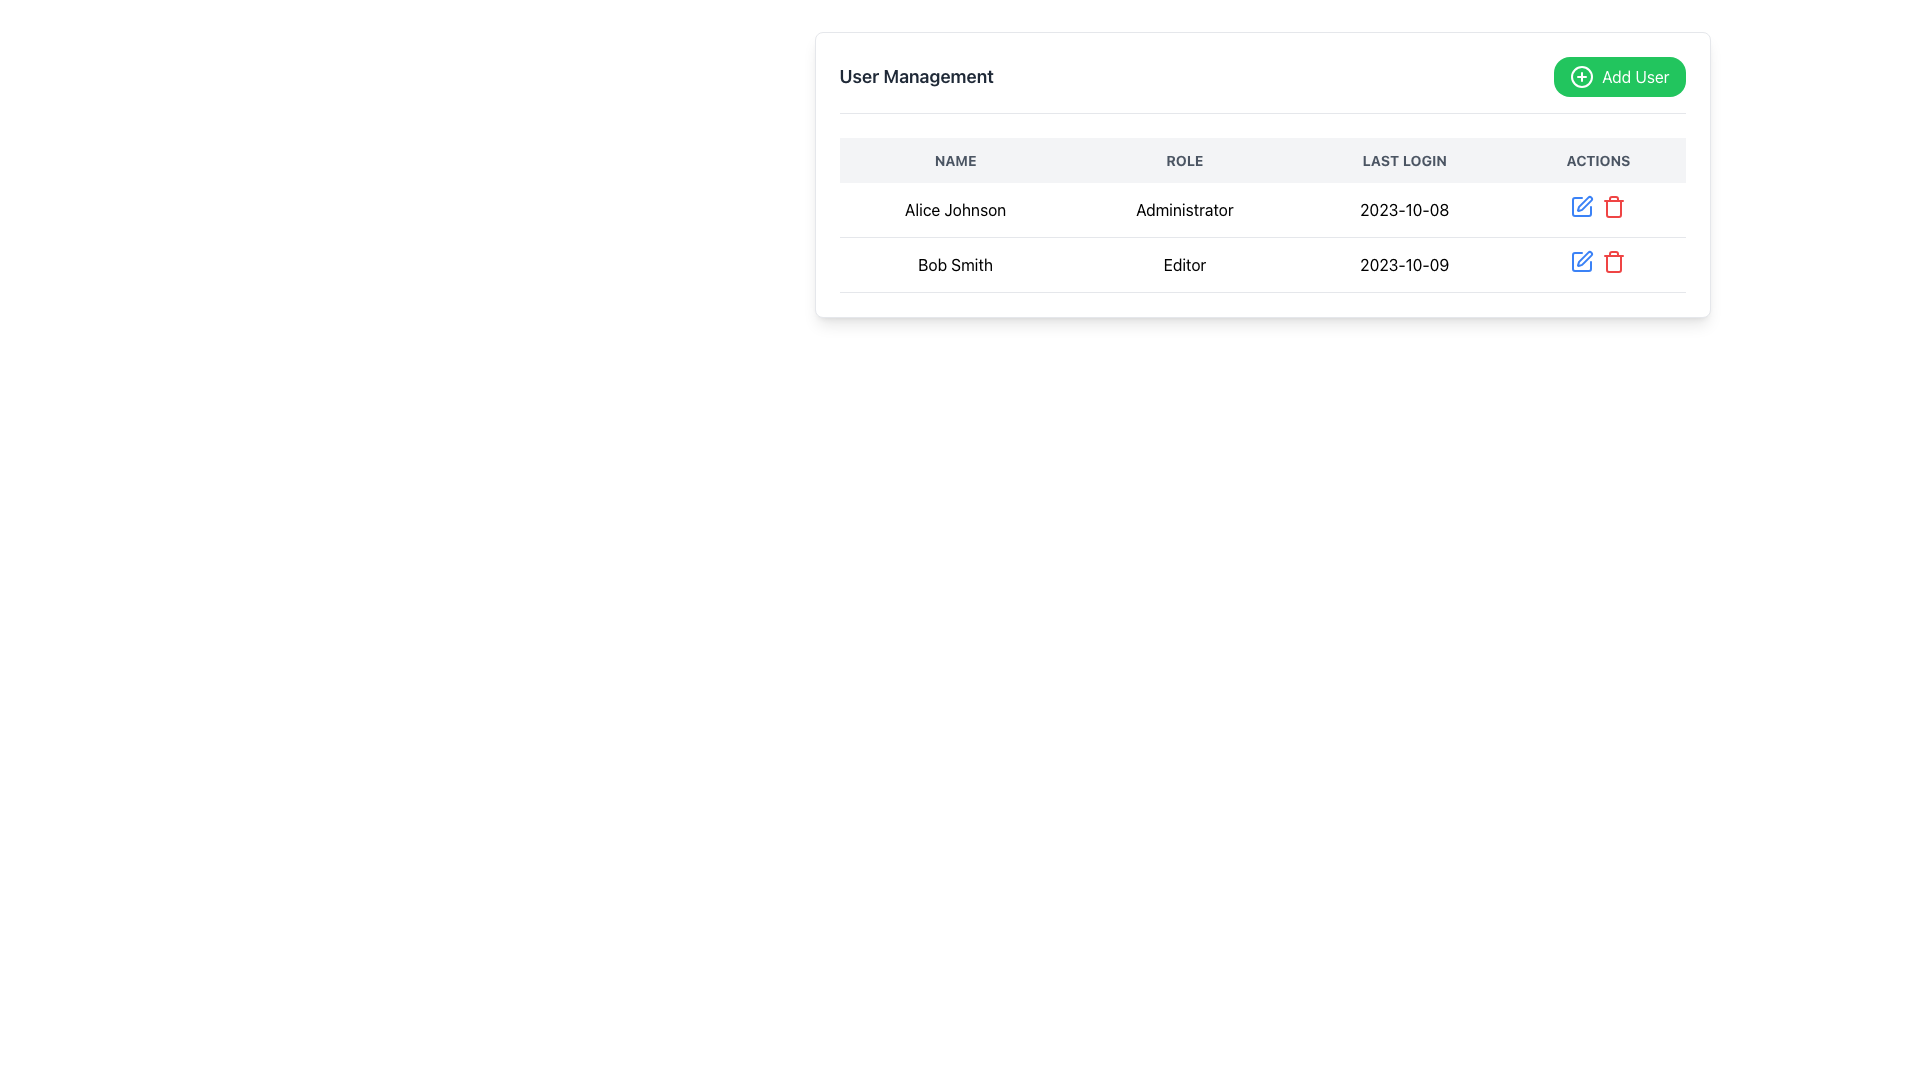 The width and height of the screenshot is (1920, 1080). I want to click on the text element displaying the date '2023-10-09' in the 'Last Login' column for 'Bob Smith' in the data table, so click(1403, 264).